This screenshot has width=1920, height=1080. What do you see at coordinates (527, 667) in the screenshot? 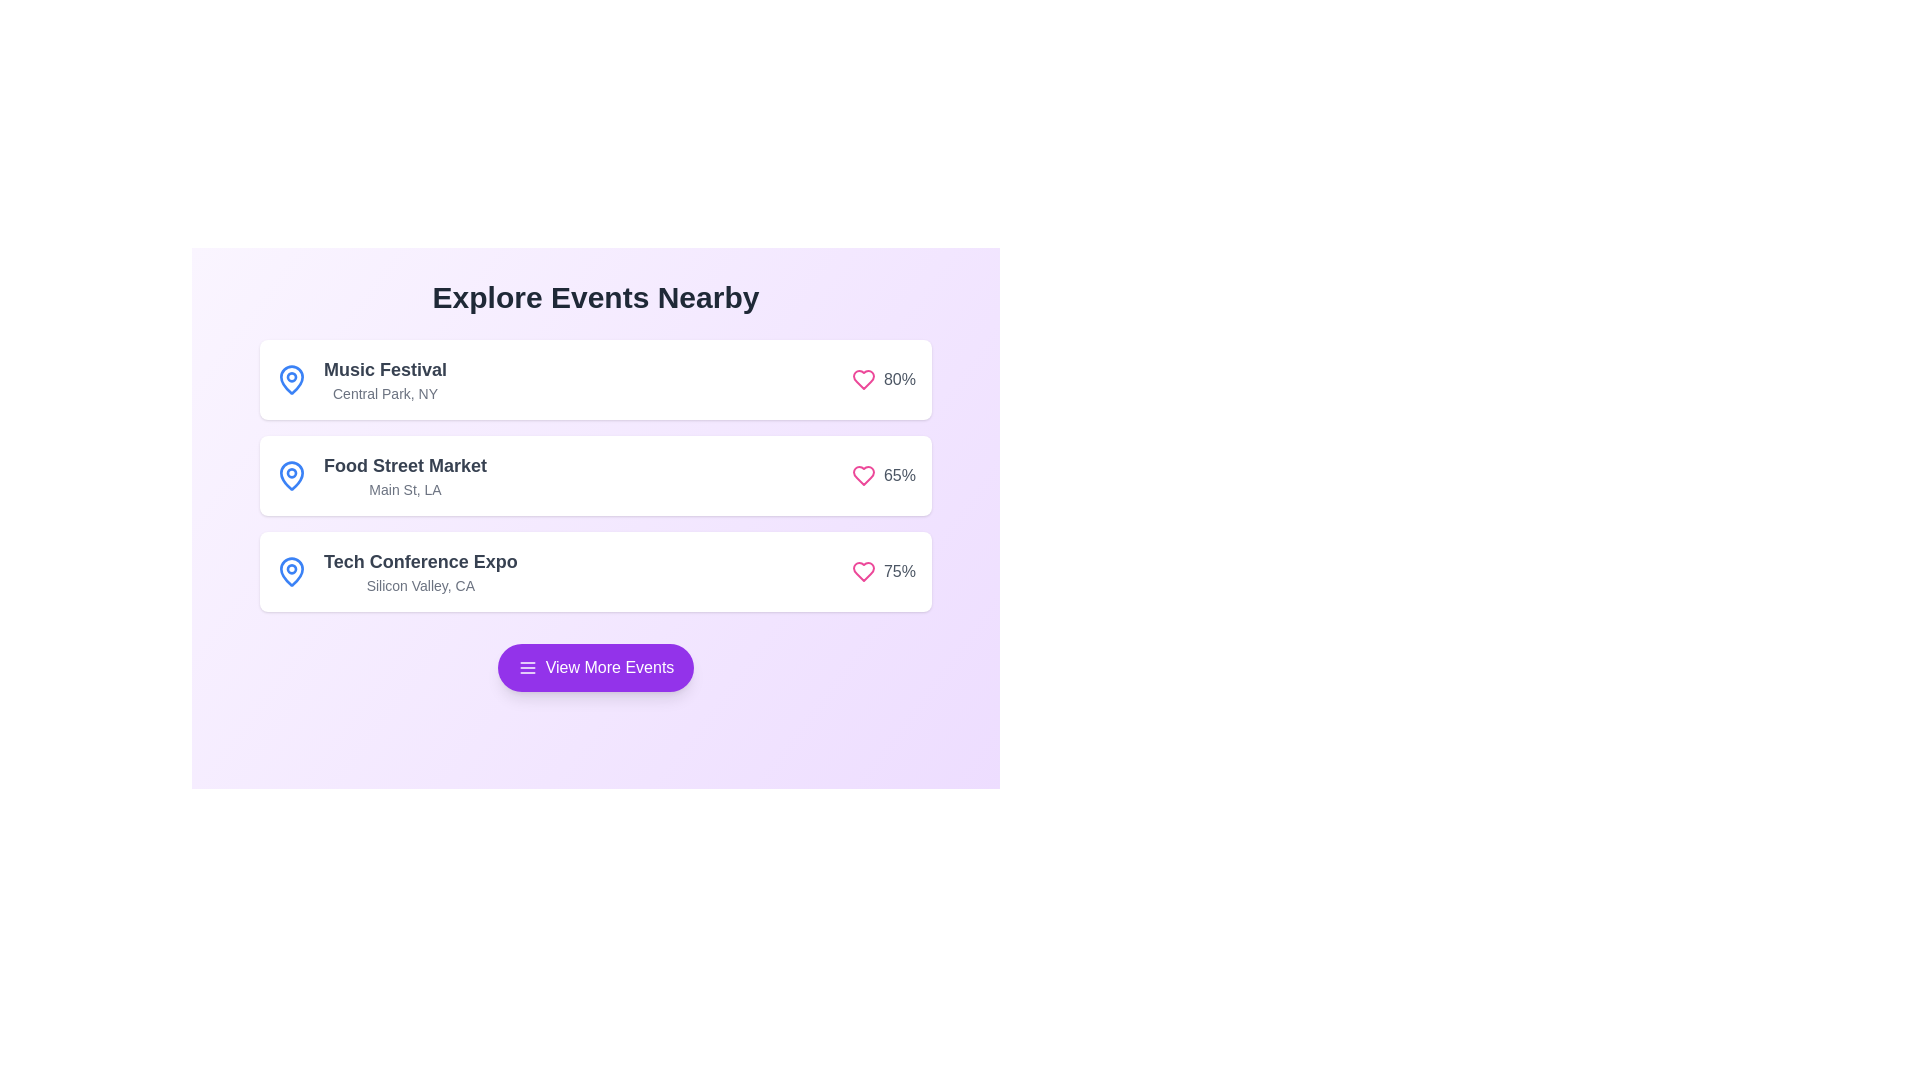
I see `menu icon located on the left side of the purple rounded button labeled 'View More Events'` at bounding box center [527, 667].